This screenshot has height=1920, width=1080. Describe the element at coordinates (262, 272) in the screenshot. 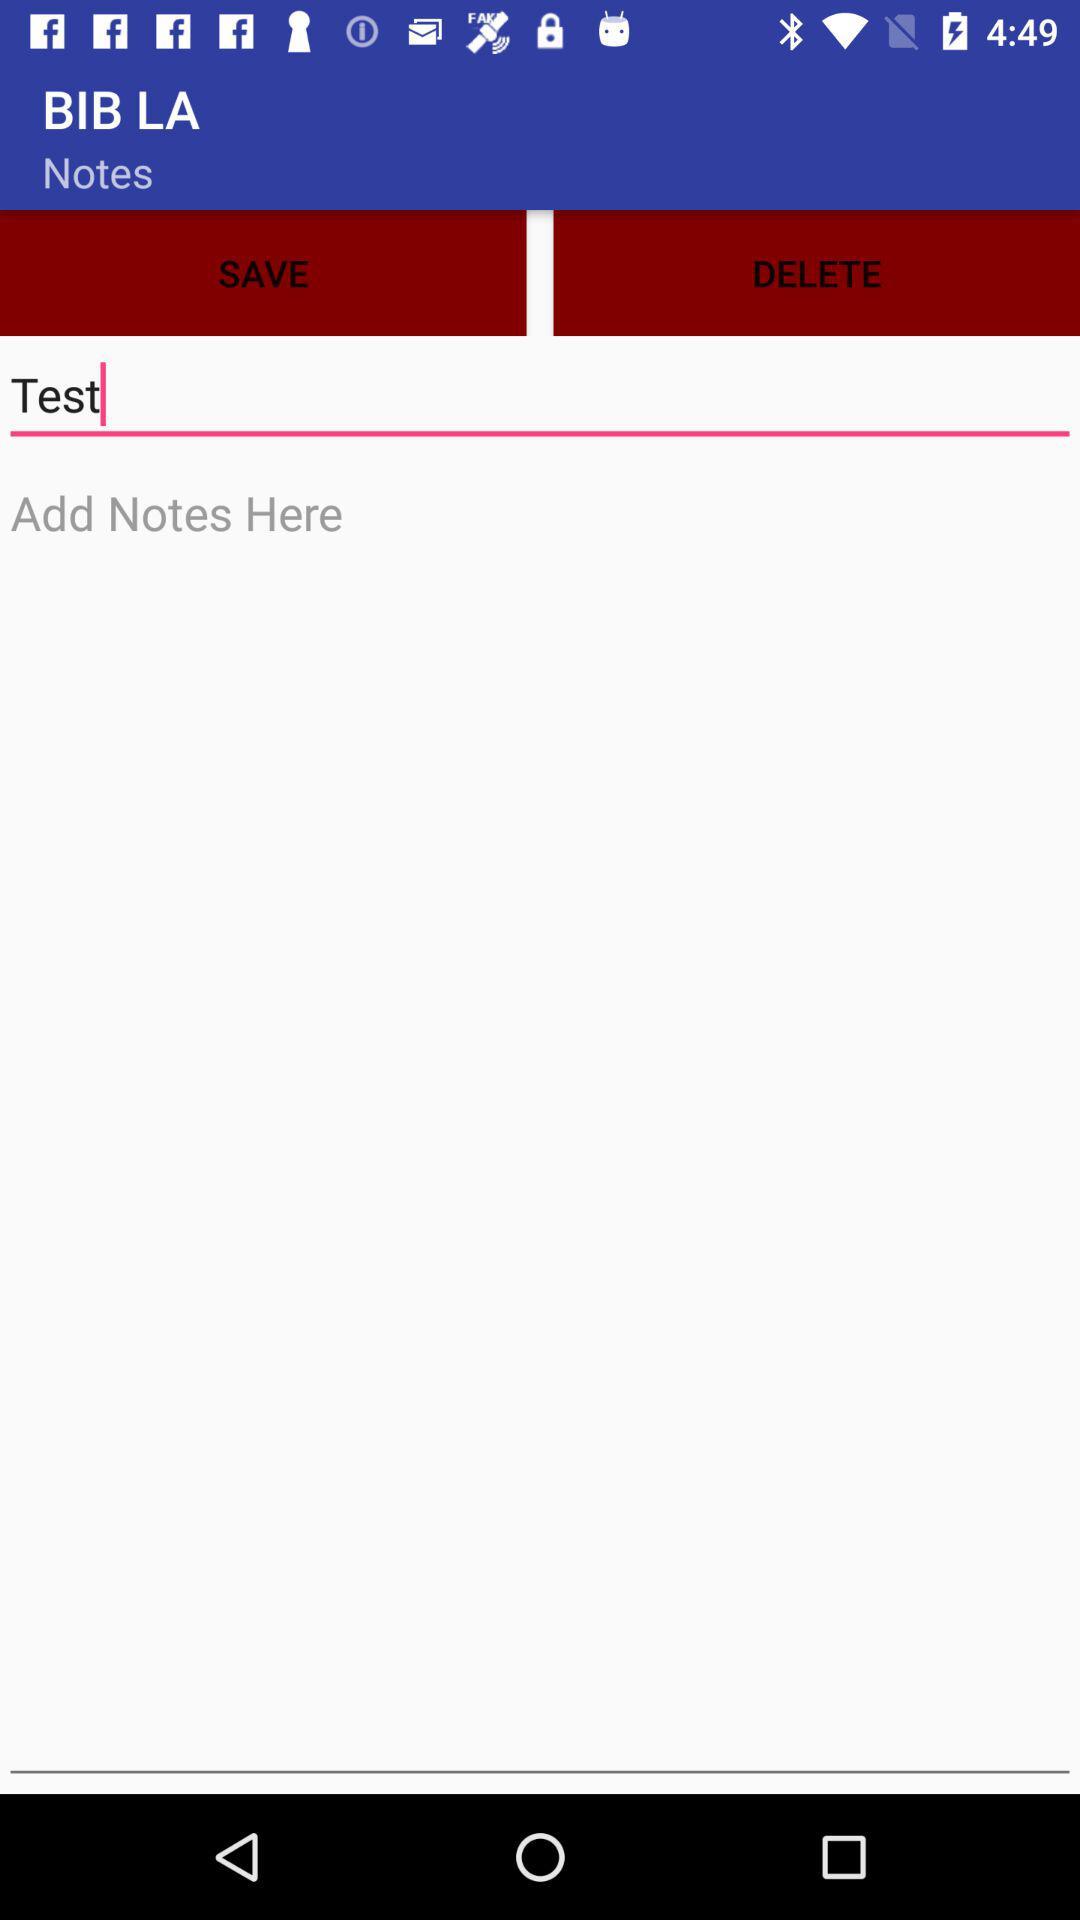

I see `the save` at that location.